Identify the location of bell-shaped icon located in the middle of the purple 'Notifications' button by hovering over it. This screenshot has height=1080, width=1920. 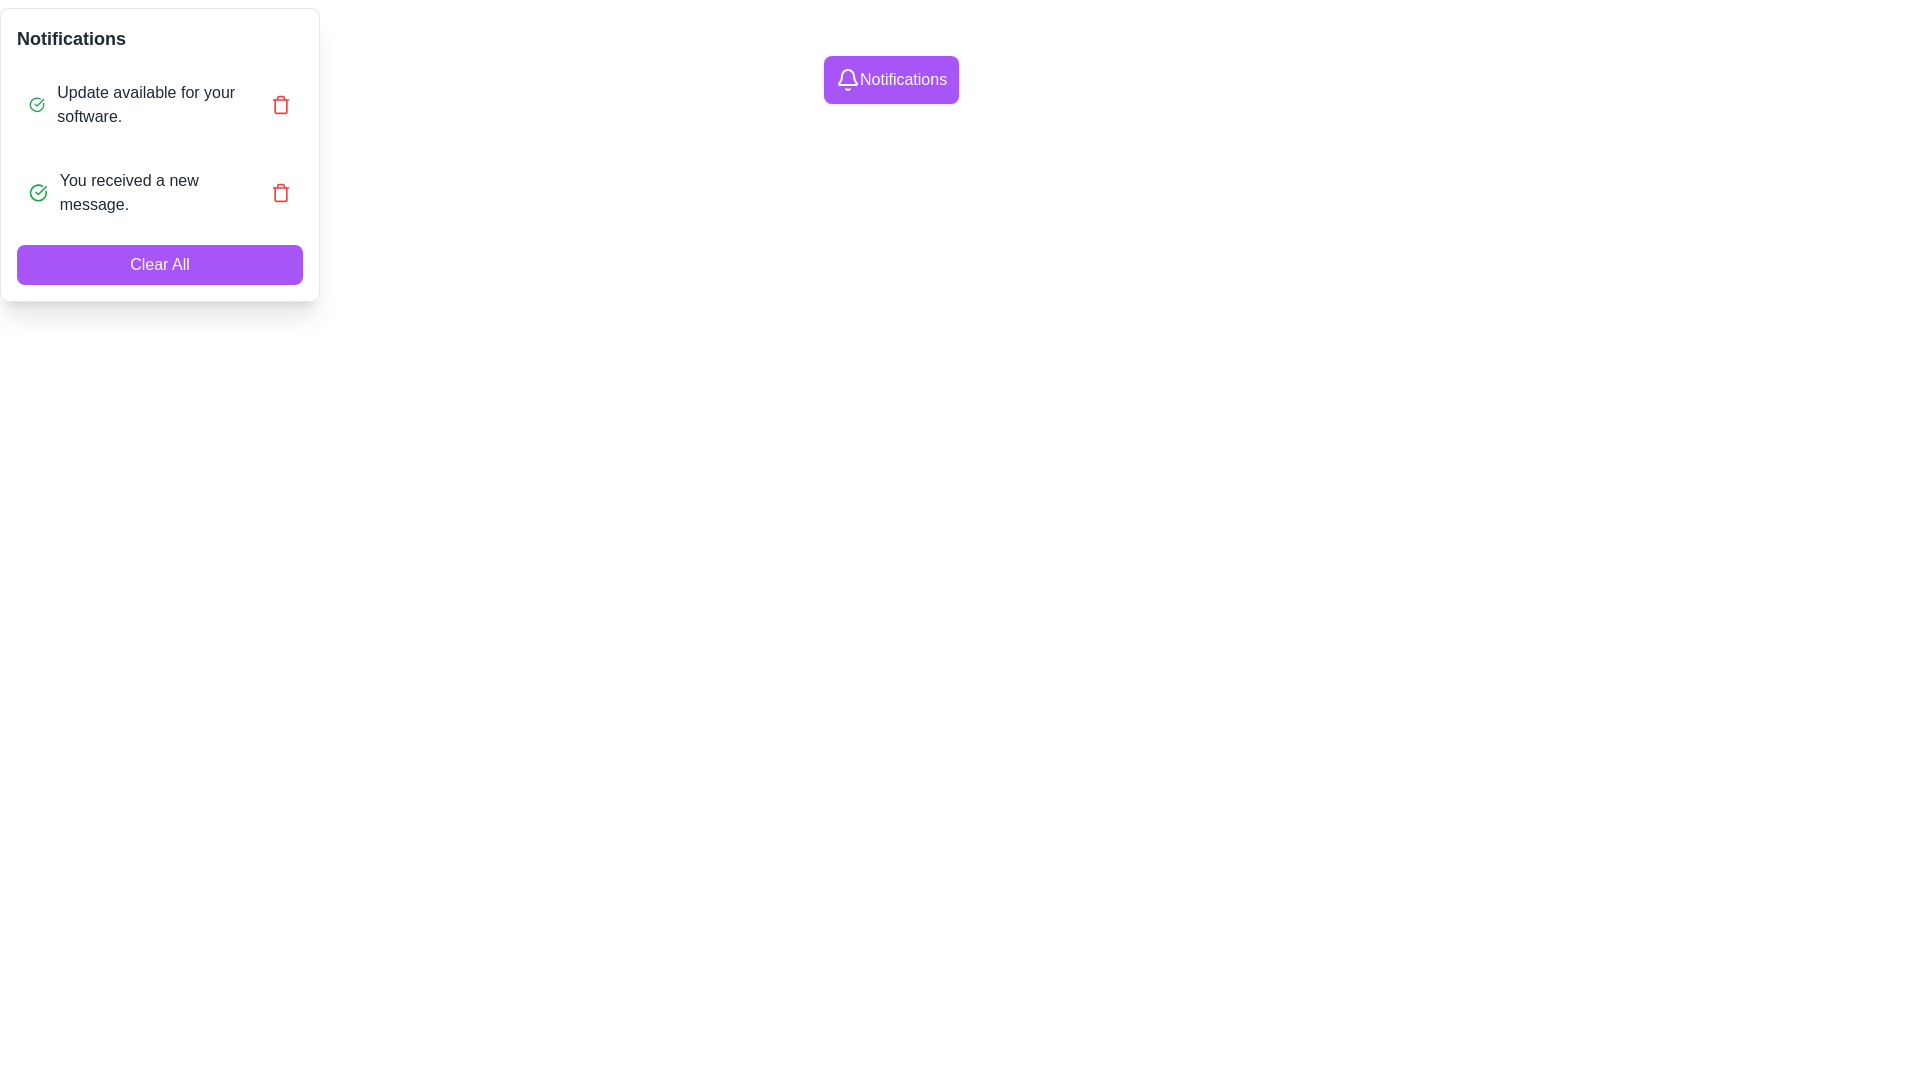
(848, 76).